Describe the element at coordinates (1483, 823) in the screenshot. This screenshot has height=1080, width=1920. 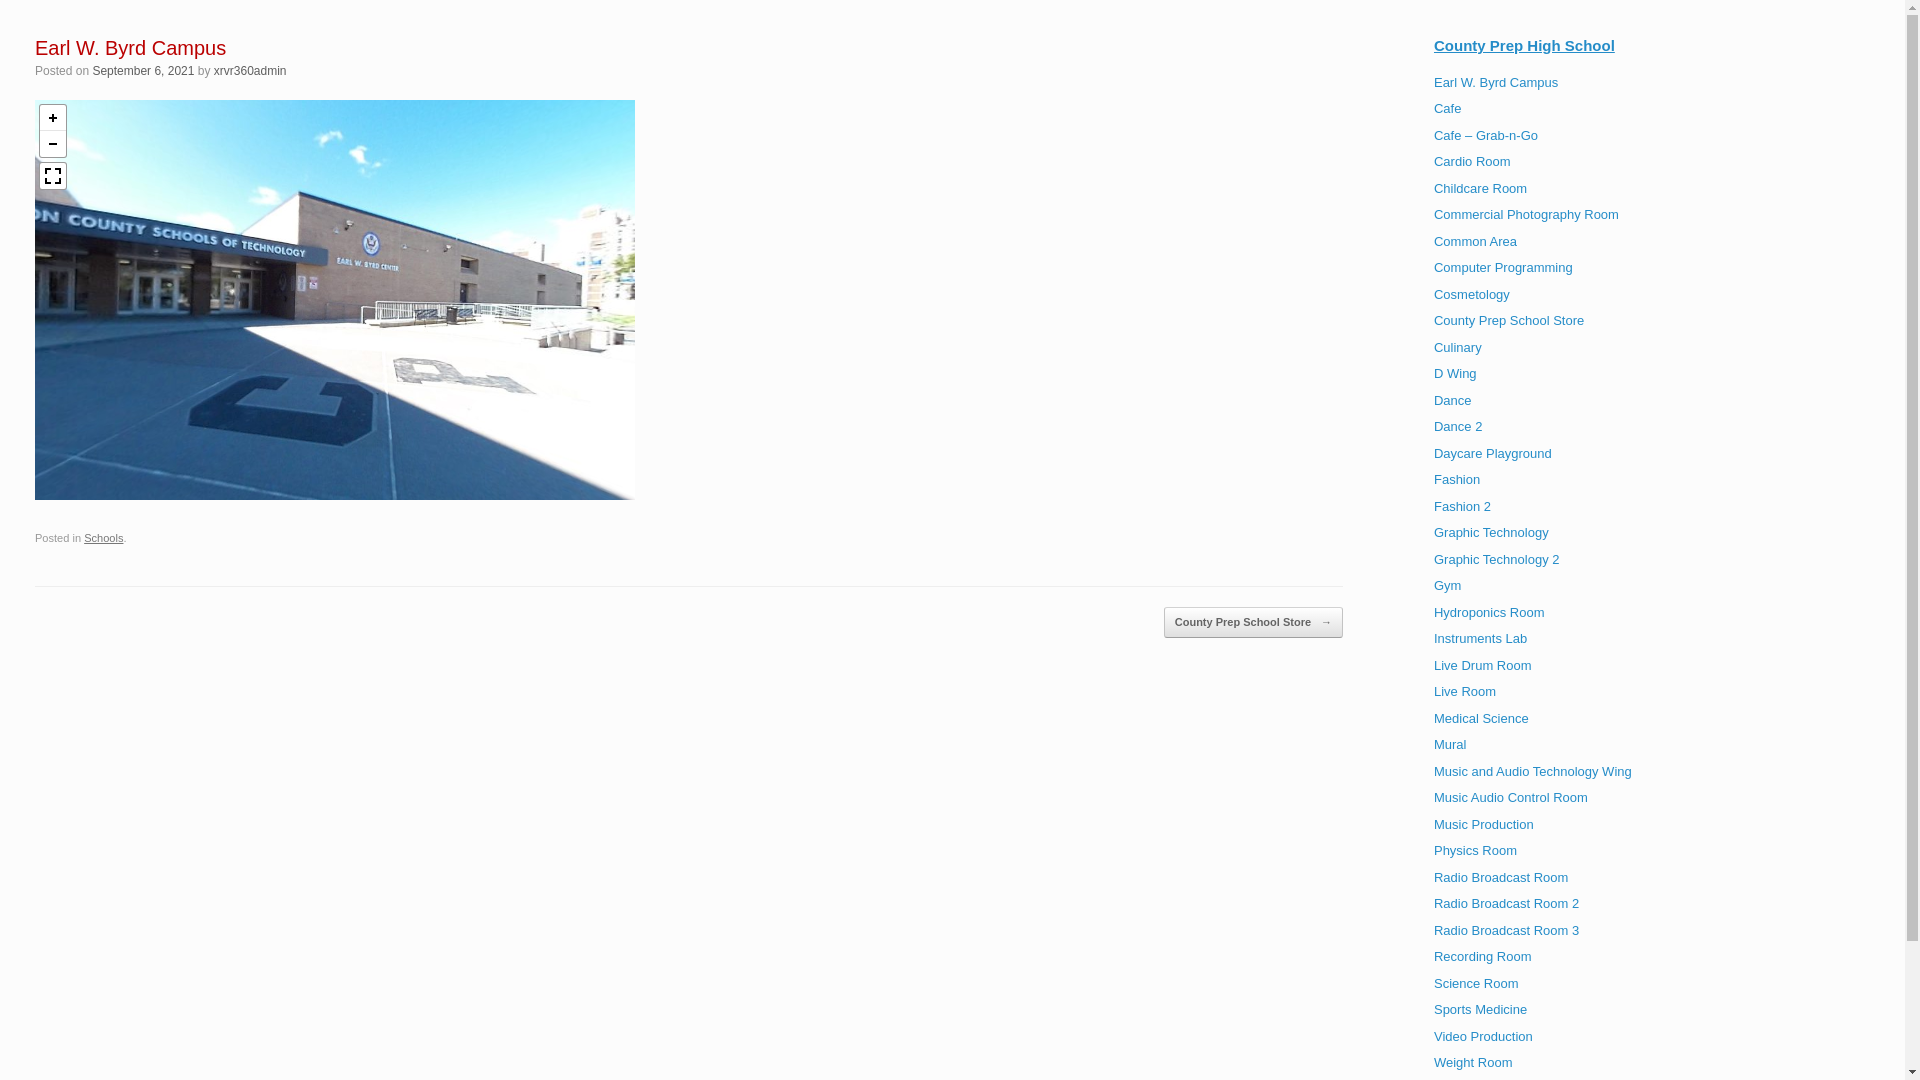
I see `'Music Production'` at that location.